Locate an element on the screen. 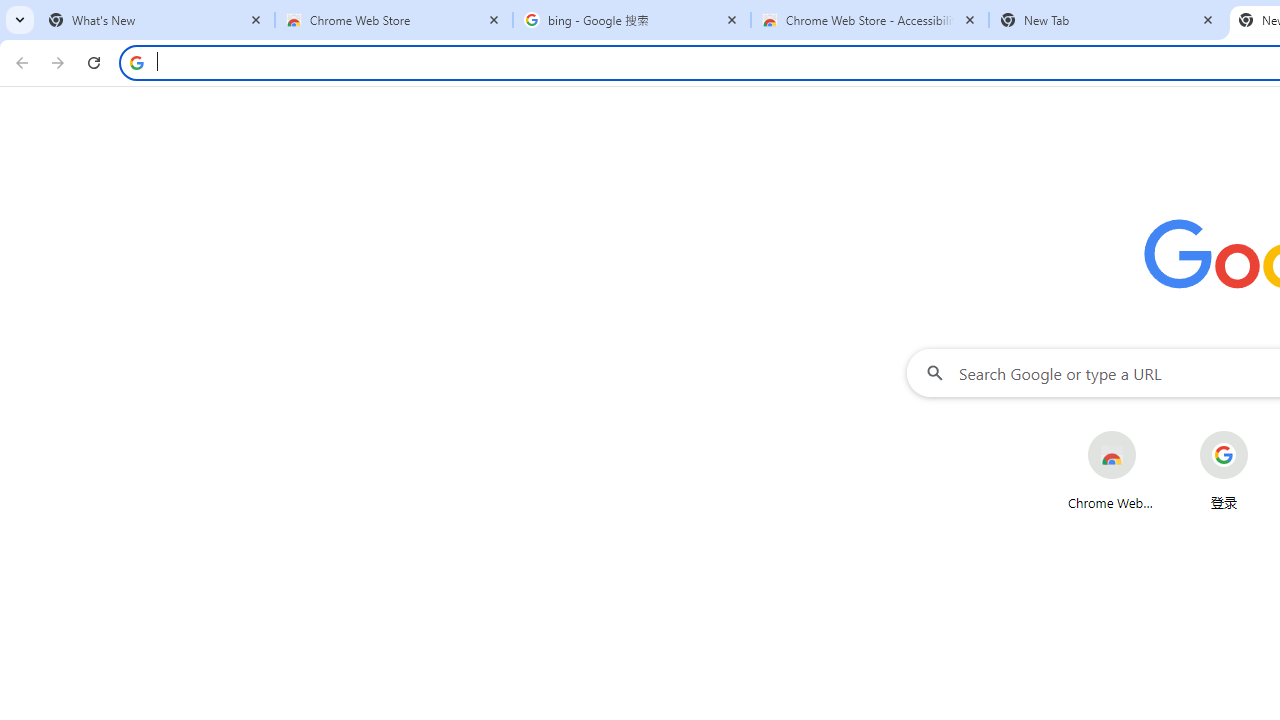 The image size is (1280, 720). 'Close' is located at coordinates (1207, 19).